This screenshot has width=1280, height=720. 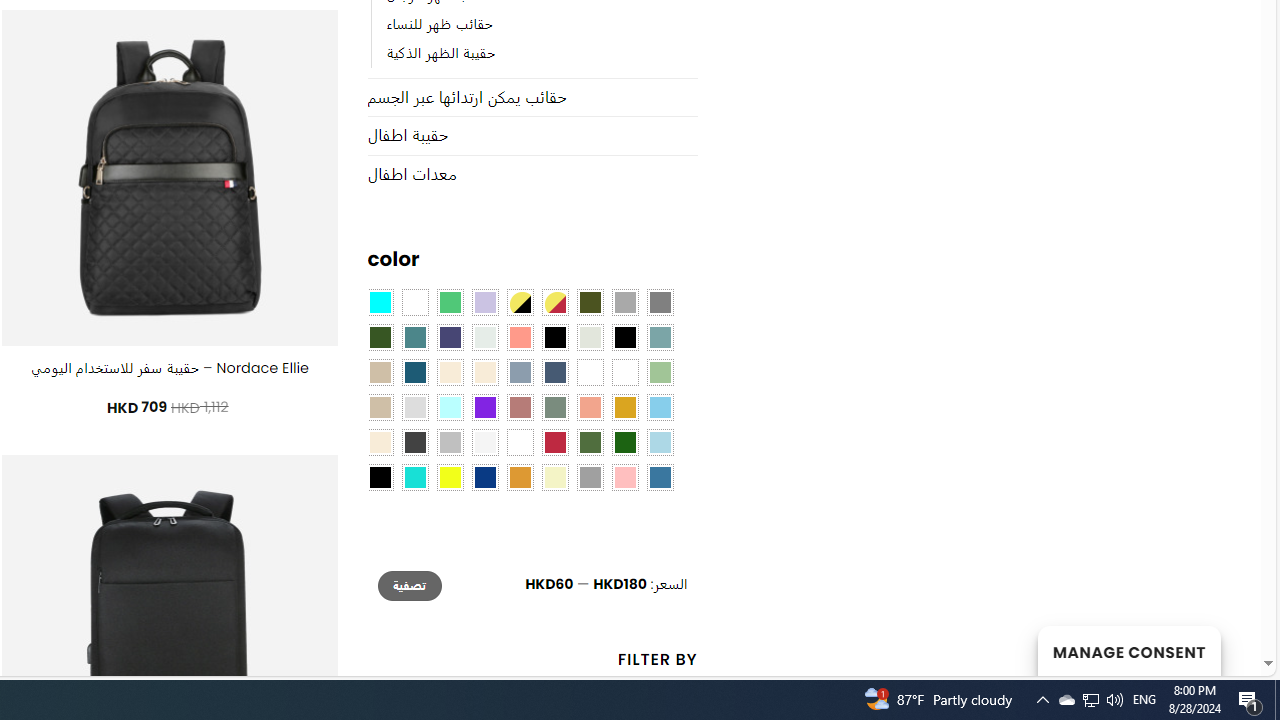 What do you see at coordinates (448, 372) in the screenshot?
I see `'Caramel'` at bounding box center [448, 372].